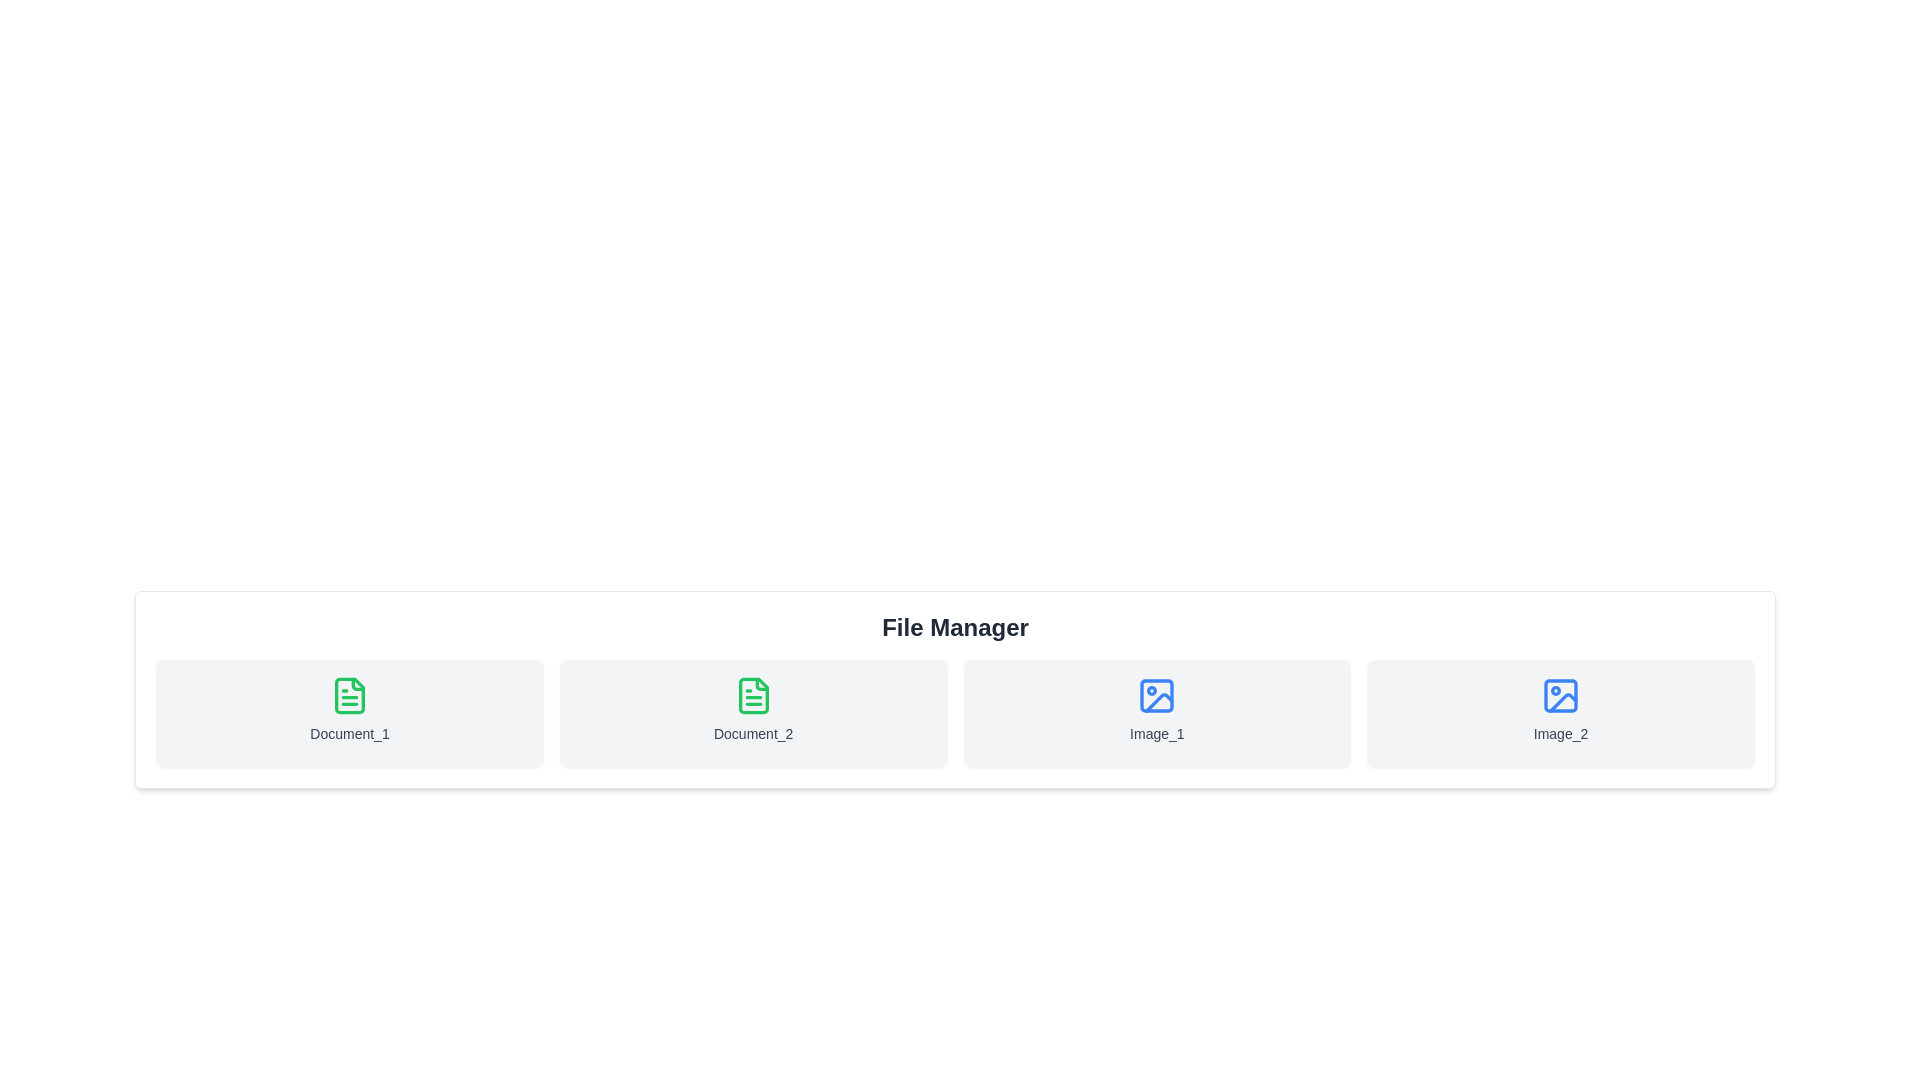 Image resolution: width=1920 pixels, height=1080 pixels. Describe the element at coordinates (1559, 712) in the screenshot. I see `the card associated with 'Image_2'` at that location.